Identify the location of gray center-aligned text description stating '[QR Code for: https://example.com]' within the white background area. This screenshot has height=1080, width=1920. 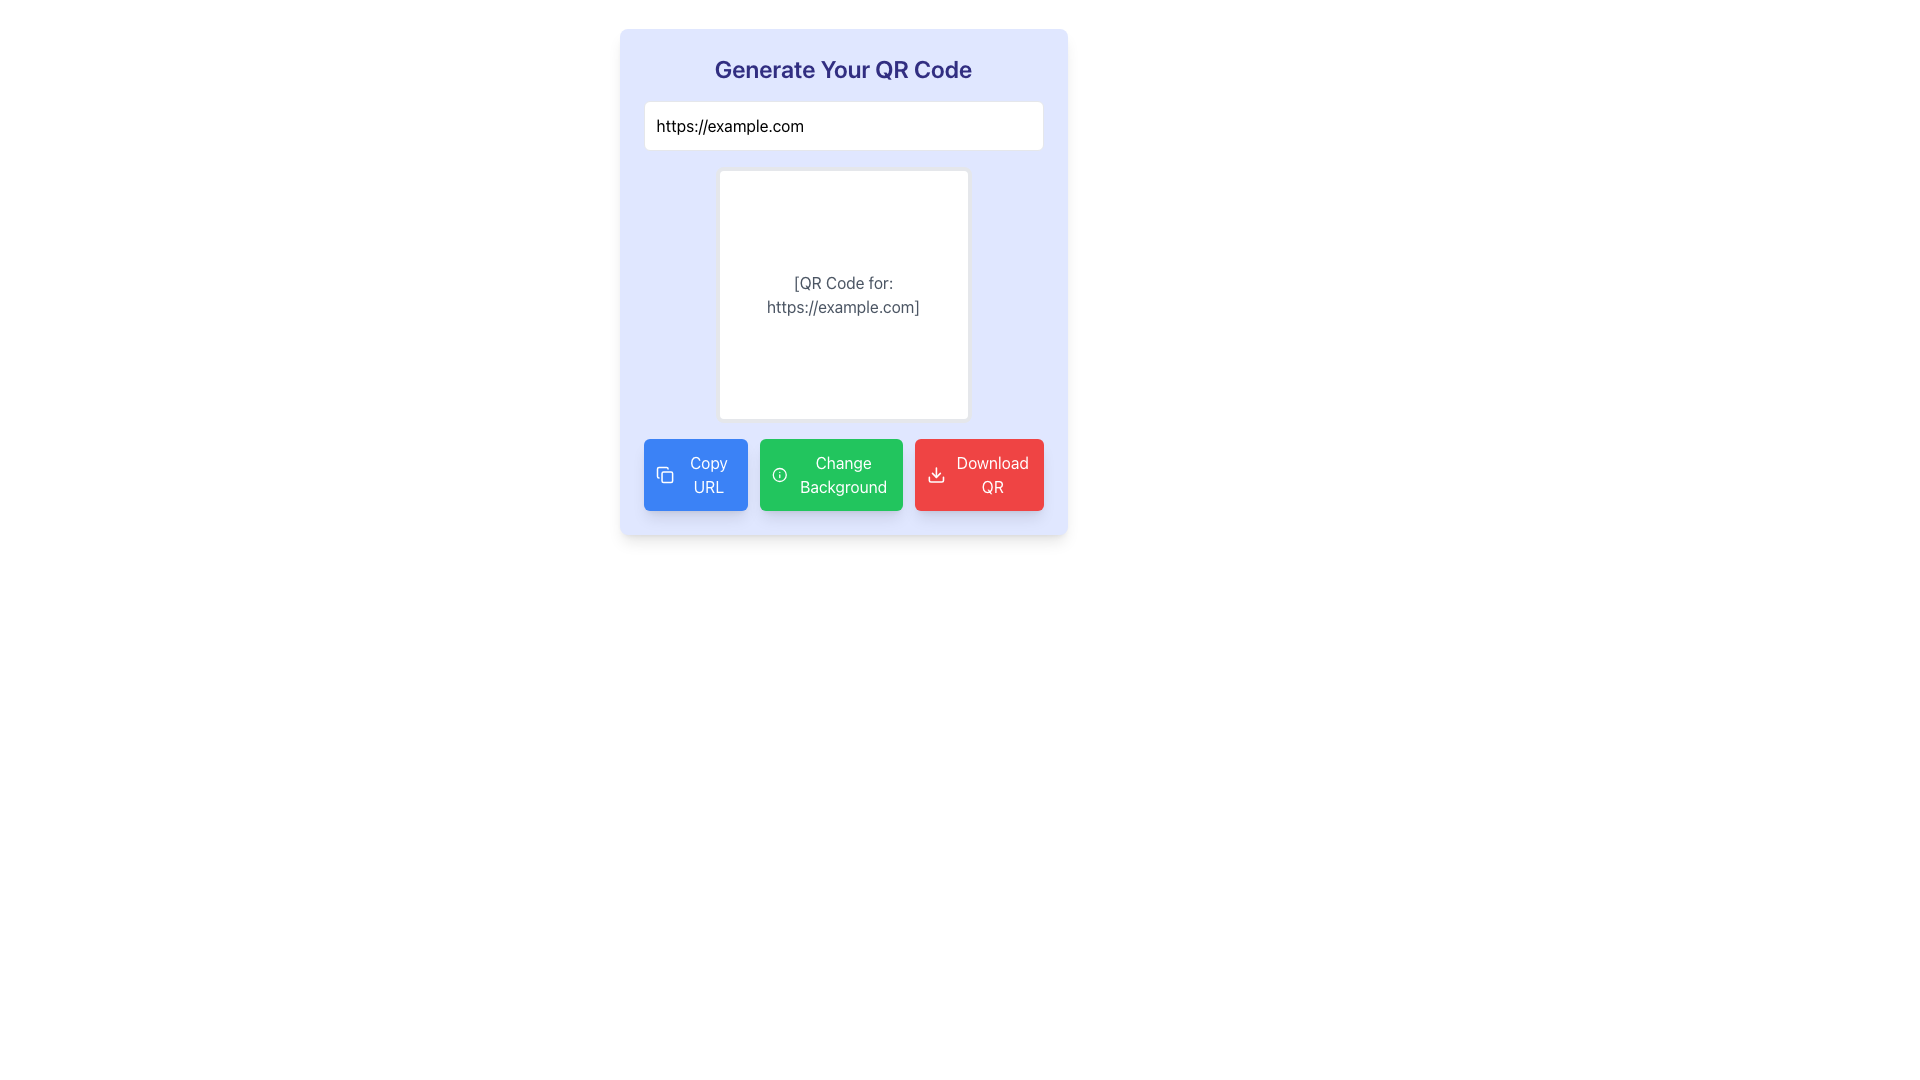
(843, 294).